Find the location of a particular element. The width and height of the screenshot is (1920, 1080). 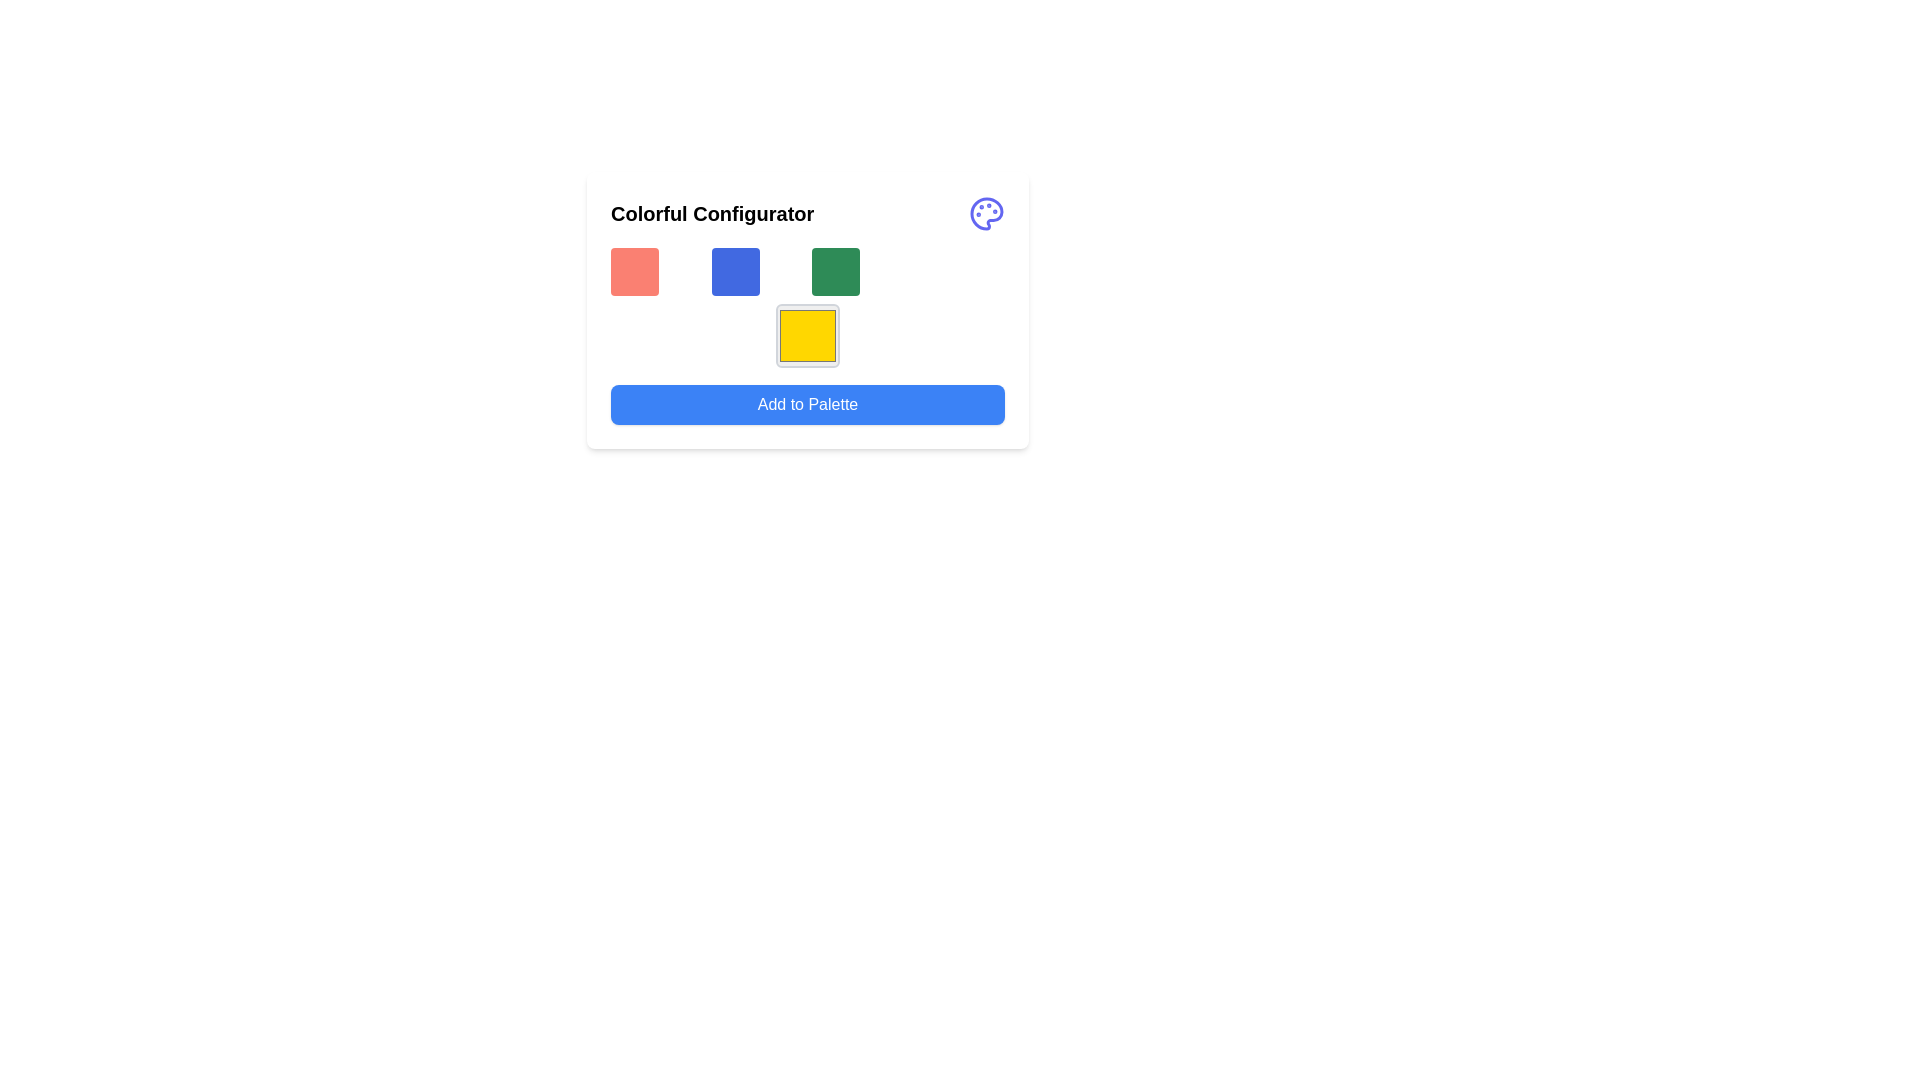

to select or highlight the third color swatch in a horizontally aligned grid of four squares, located between the blue square and the yellow square is located at coordinates (835, 272).